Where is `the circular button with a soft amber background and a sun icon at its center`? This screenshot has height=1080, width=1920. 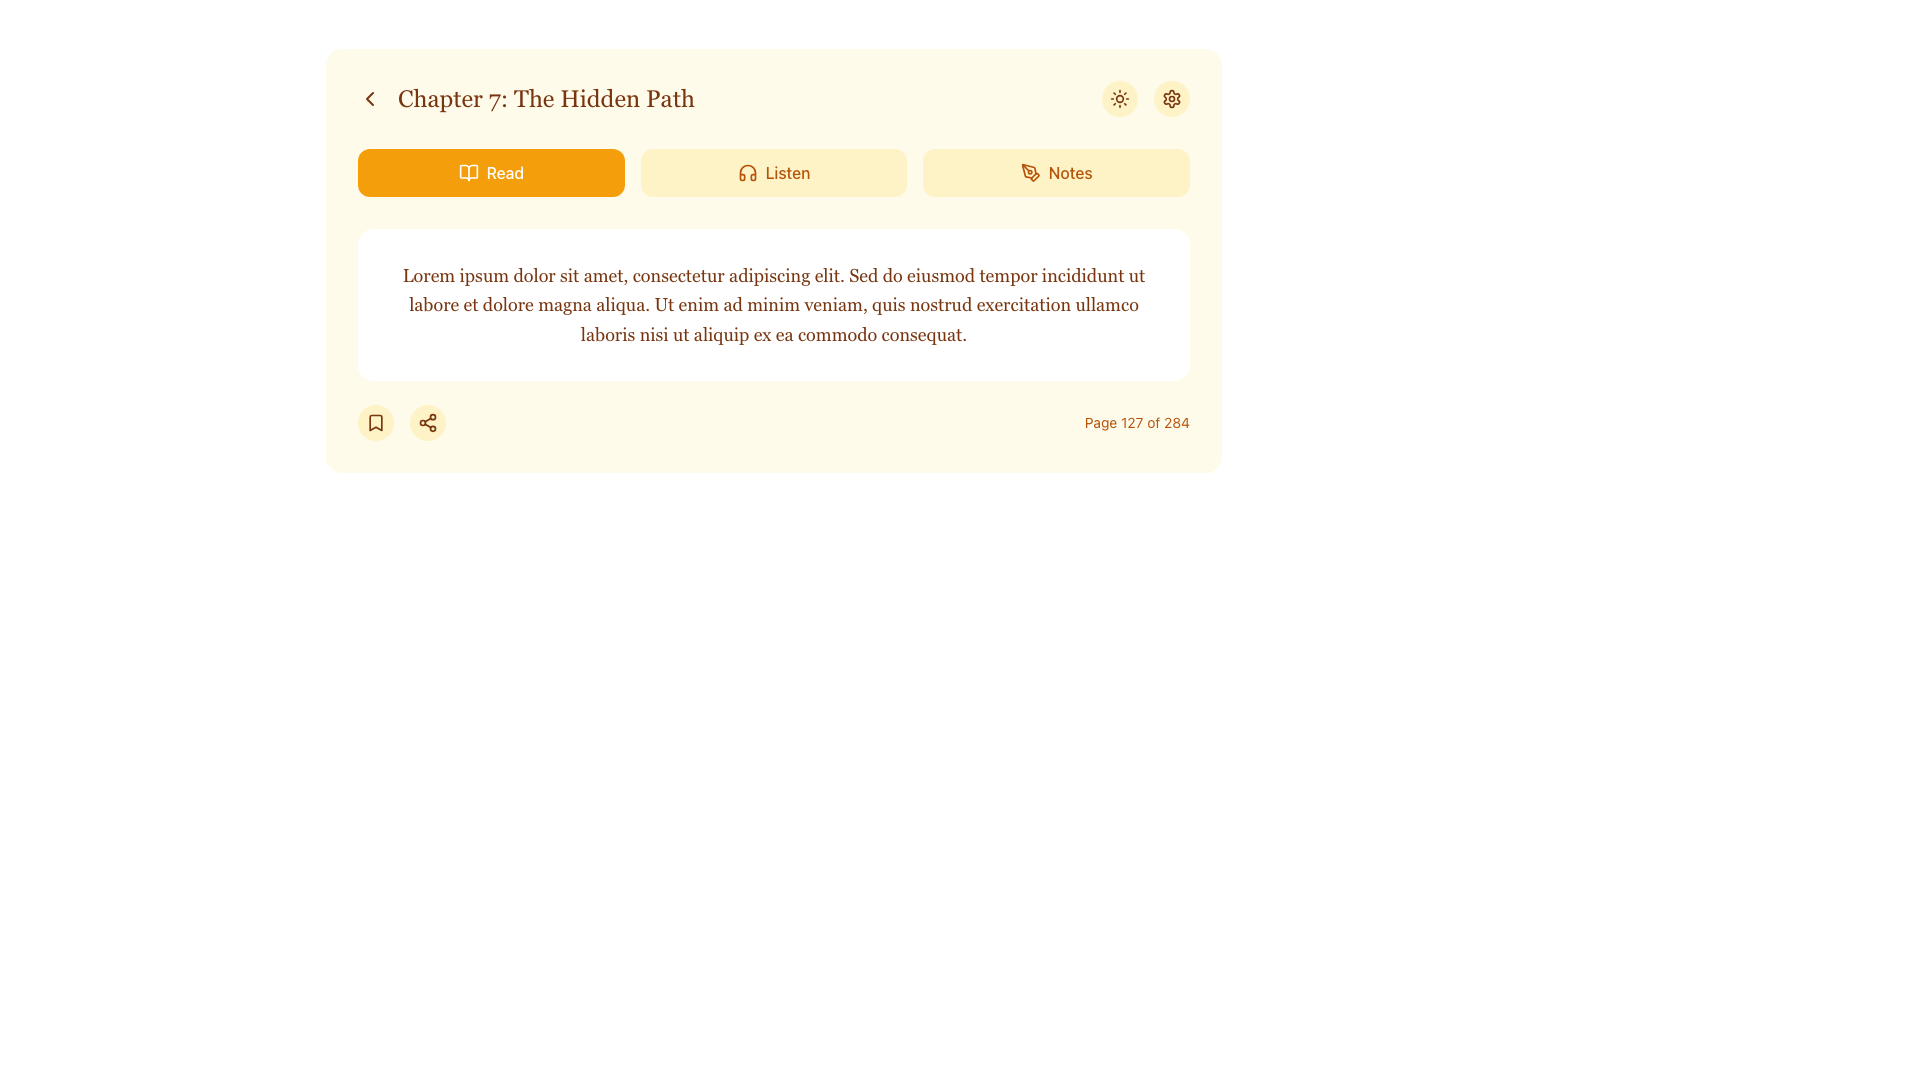 the circular button with a soft amber background and a sun icon at its center is located at coordinates (1118, 99).